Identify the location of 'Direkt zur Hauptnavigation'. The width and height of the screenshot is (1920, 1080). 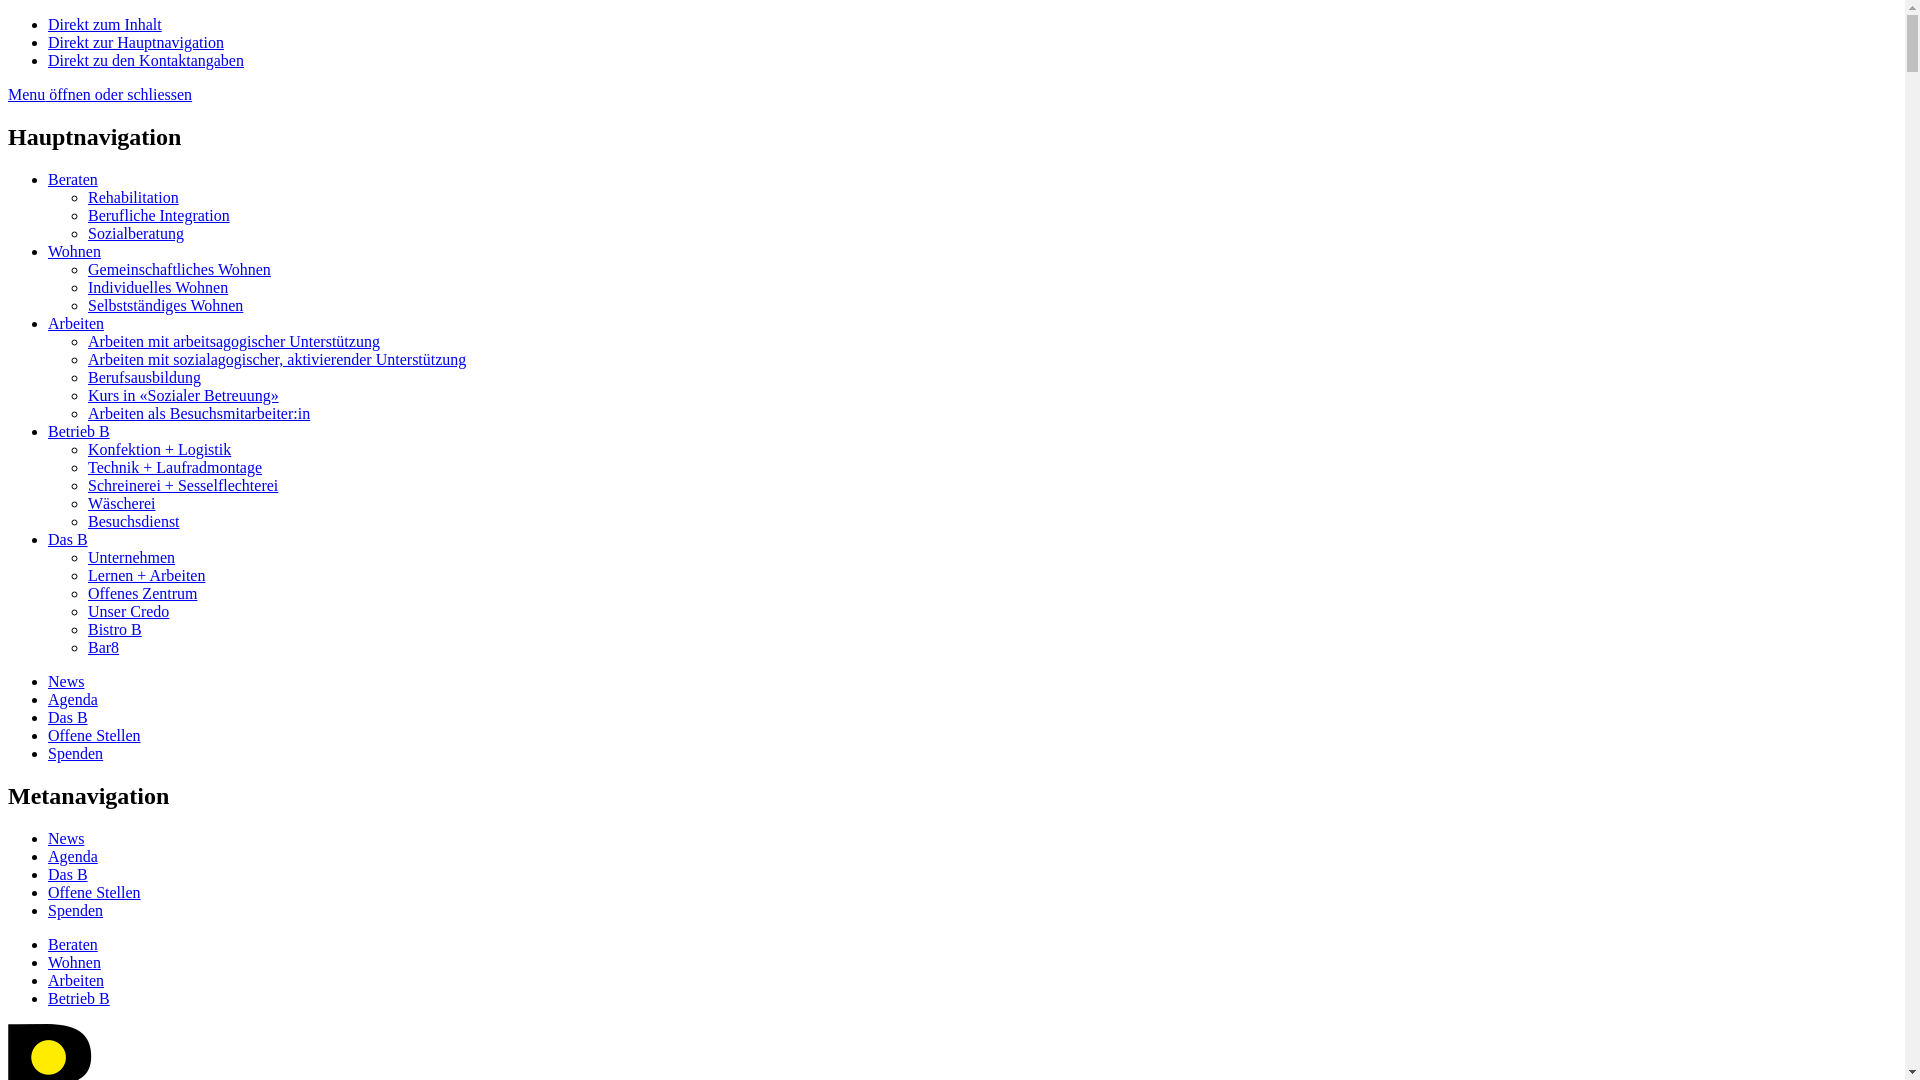
(134, 42).